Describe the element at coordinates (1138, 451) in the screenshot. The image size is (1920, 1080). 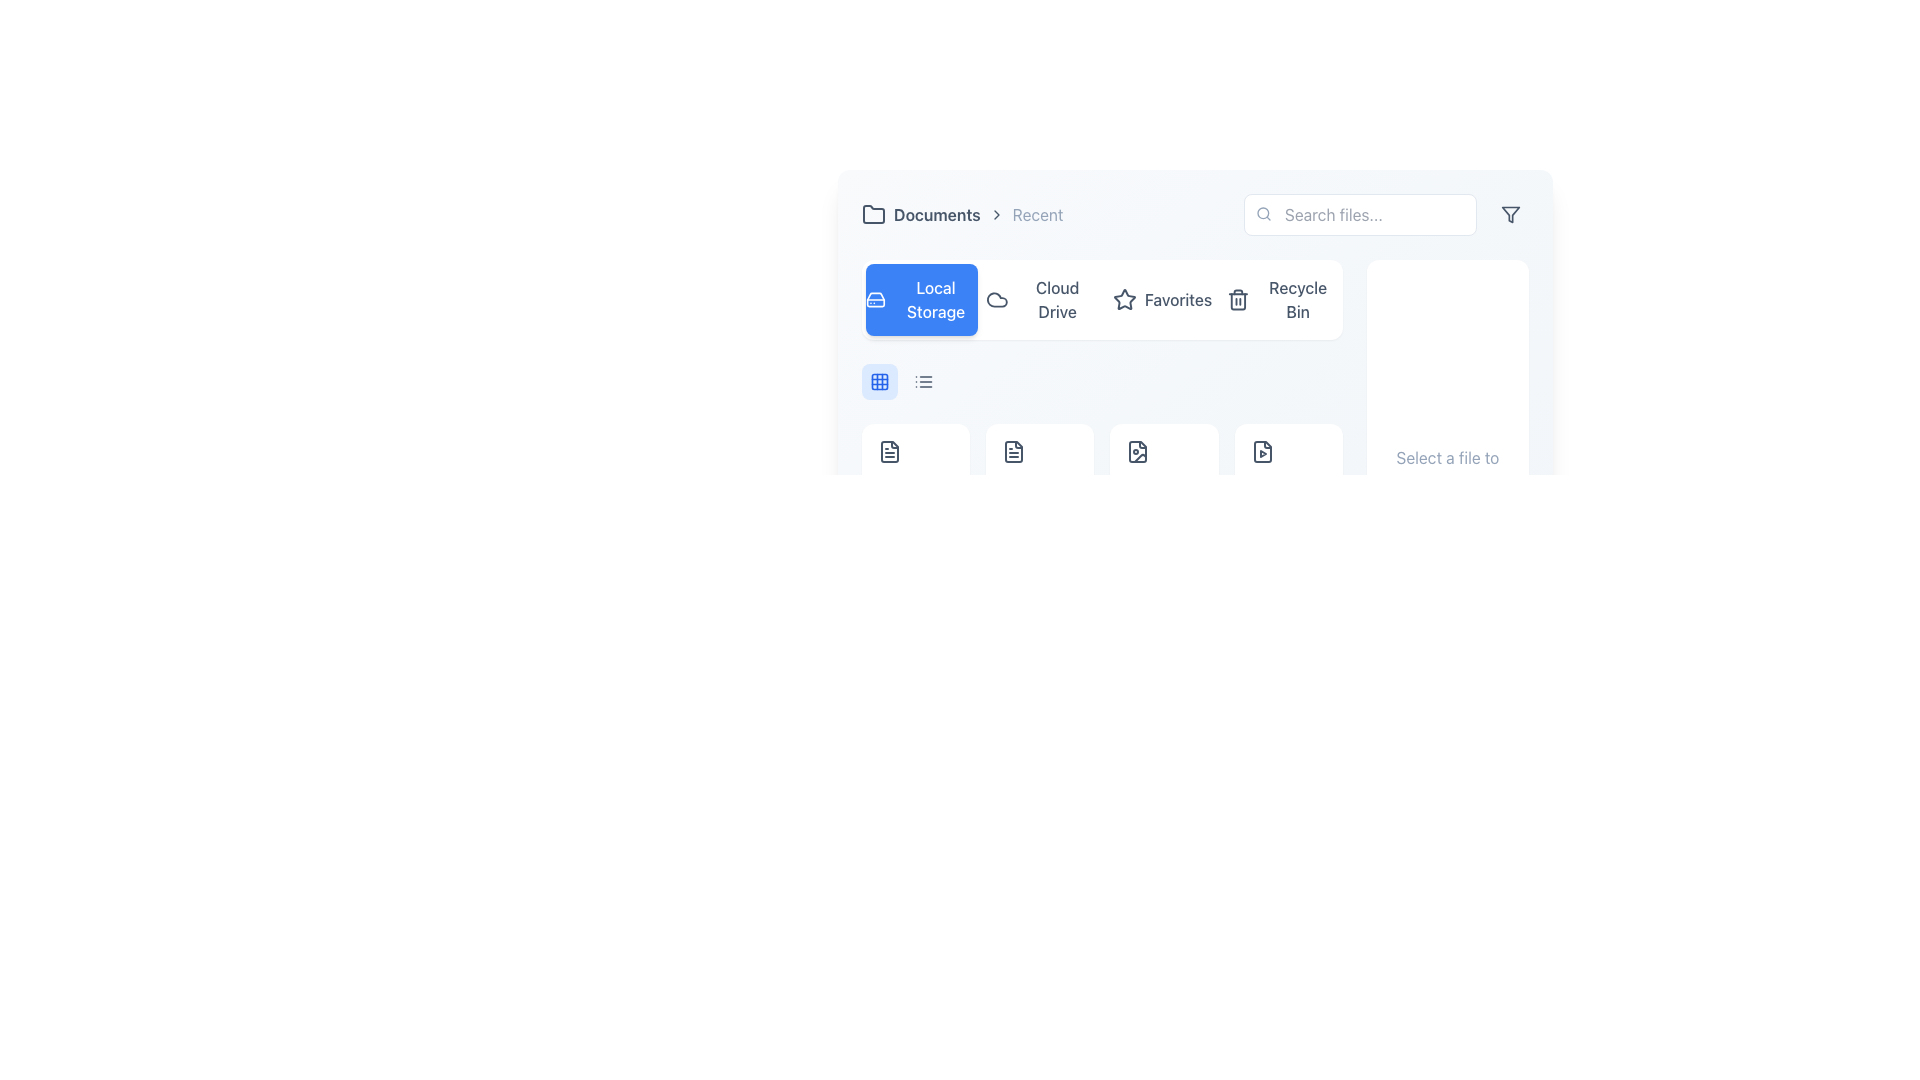
I see `the file selection icon located within the grid of icons, positioned slightly to the right of the application's main navigation panel` at that location.